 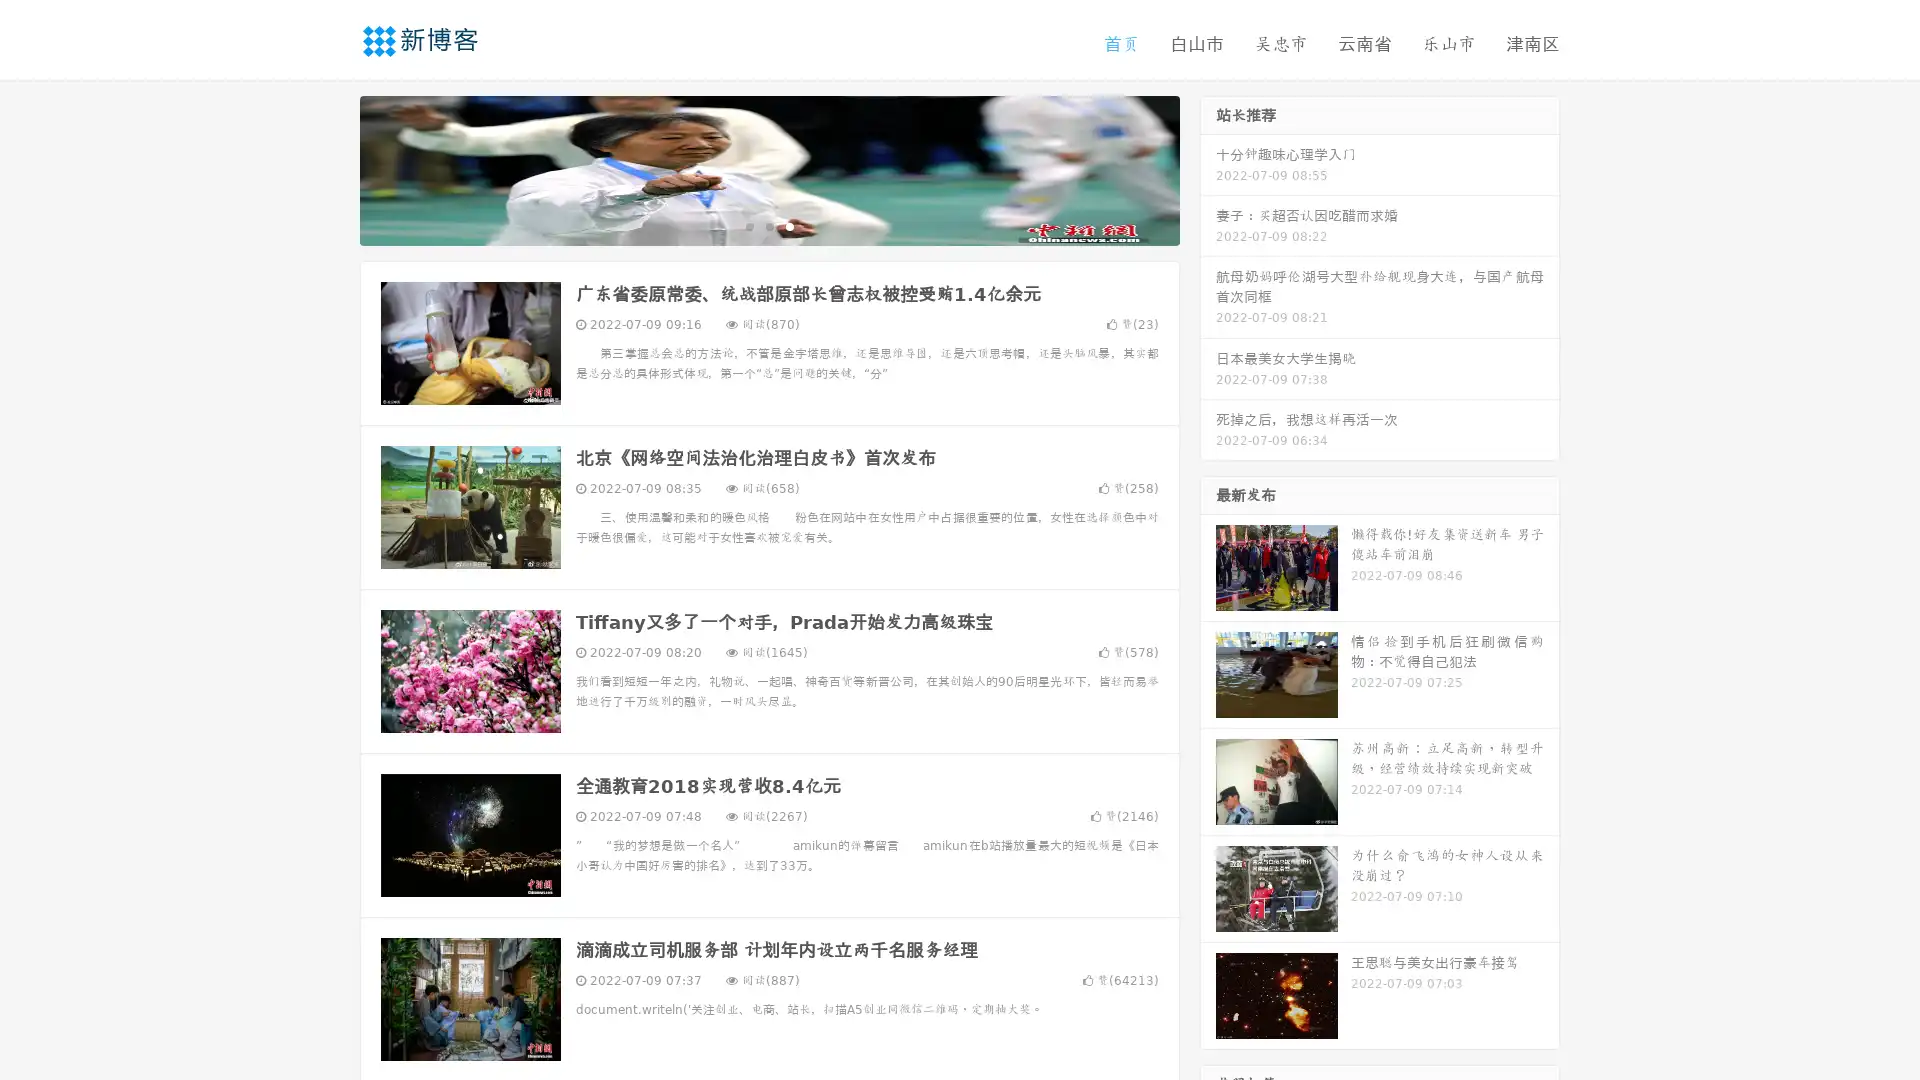 I want to click on Go to slide 3, so click(x=789, y=225).